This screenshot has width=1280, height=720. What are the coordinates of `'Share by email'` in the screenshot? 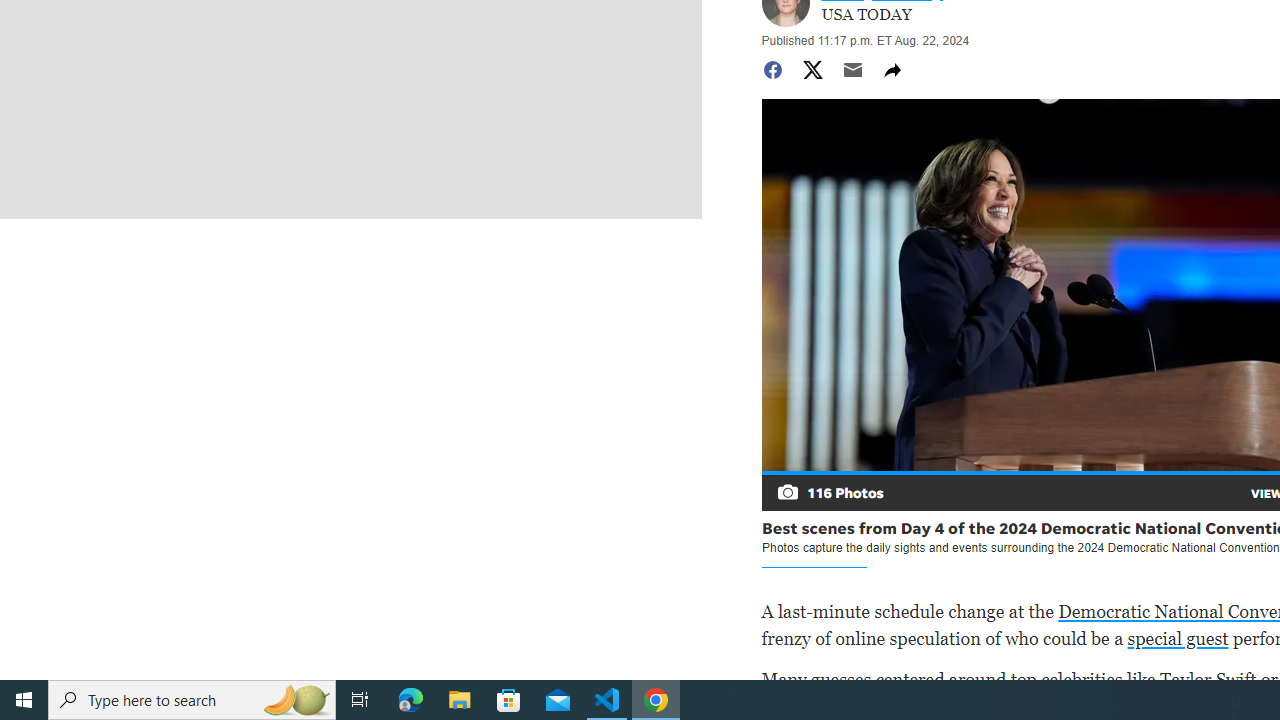 It's located at (852, 68).